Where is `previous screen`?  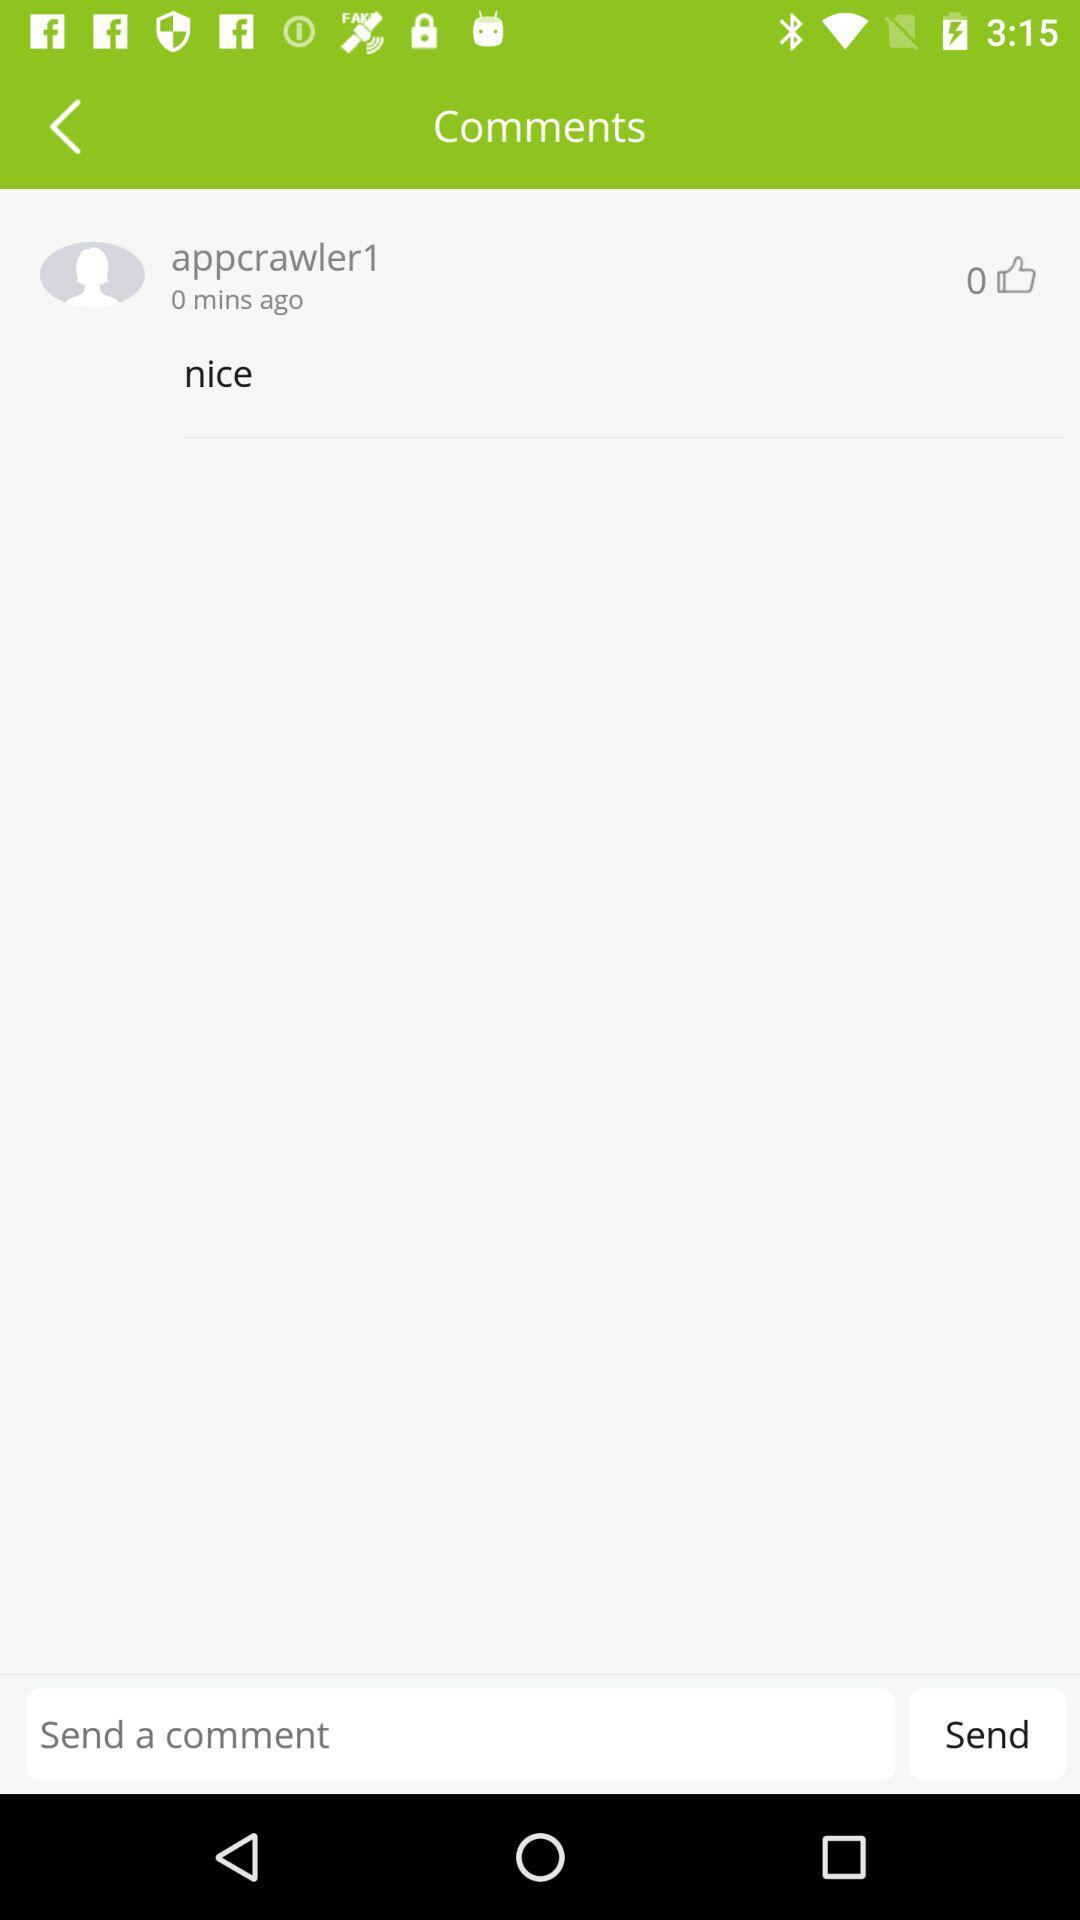 previous screen is located at coordinates (63, 124).